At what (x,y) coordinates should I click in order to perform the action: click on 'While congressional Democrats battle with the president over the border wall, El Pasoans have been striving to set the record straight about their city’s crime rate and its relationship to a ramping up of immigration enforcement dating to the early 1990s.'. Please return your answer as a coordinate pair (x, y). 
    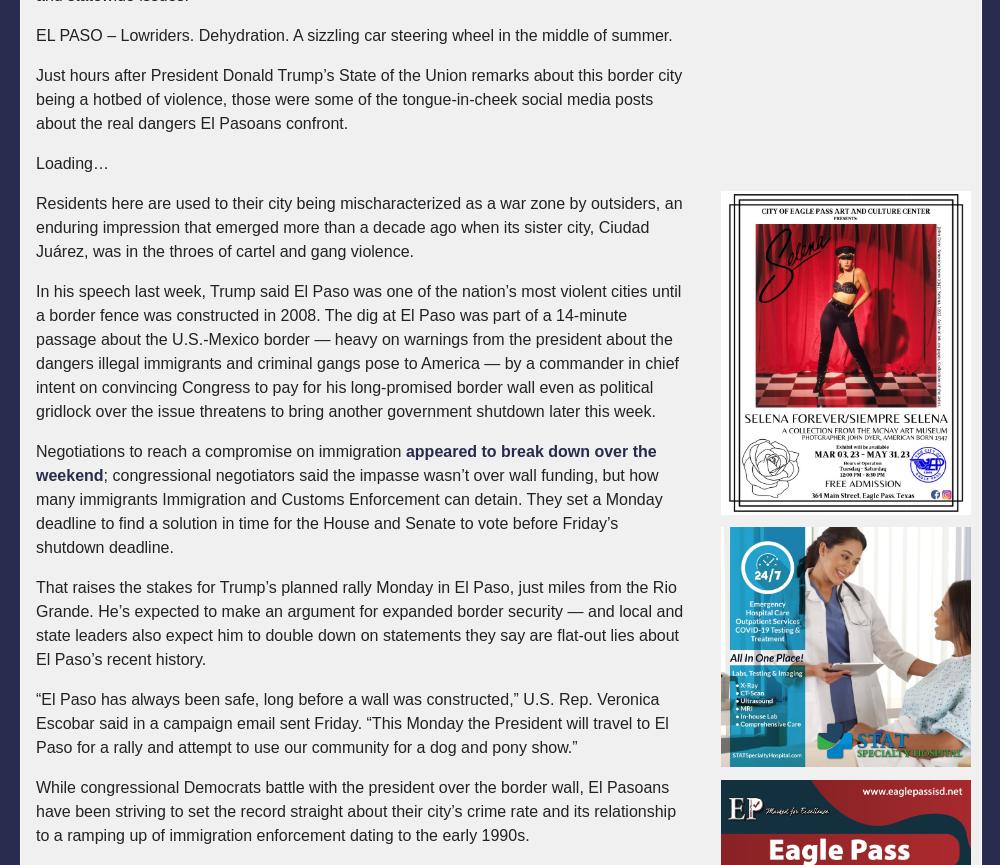
    Looking at the image, I should click on (355, 810).